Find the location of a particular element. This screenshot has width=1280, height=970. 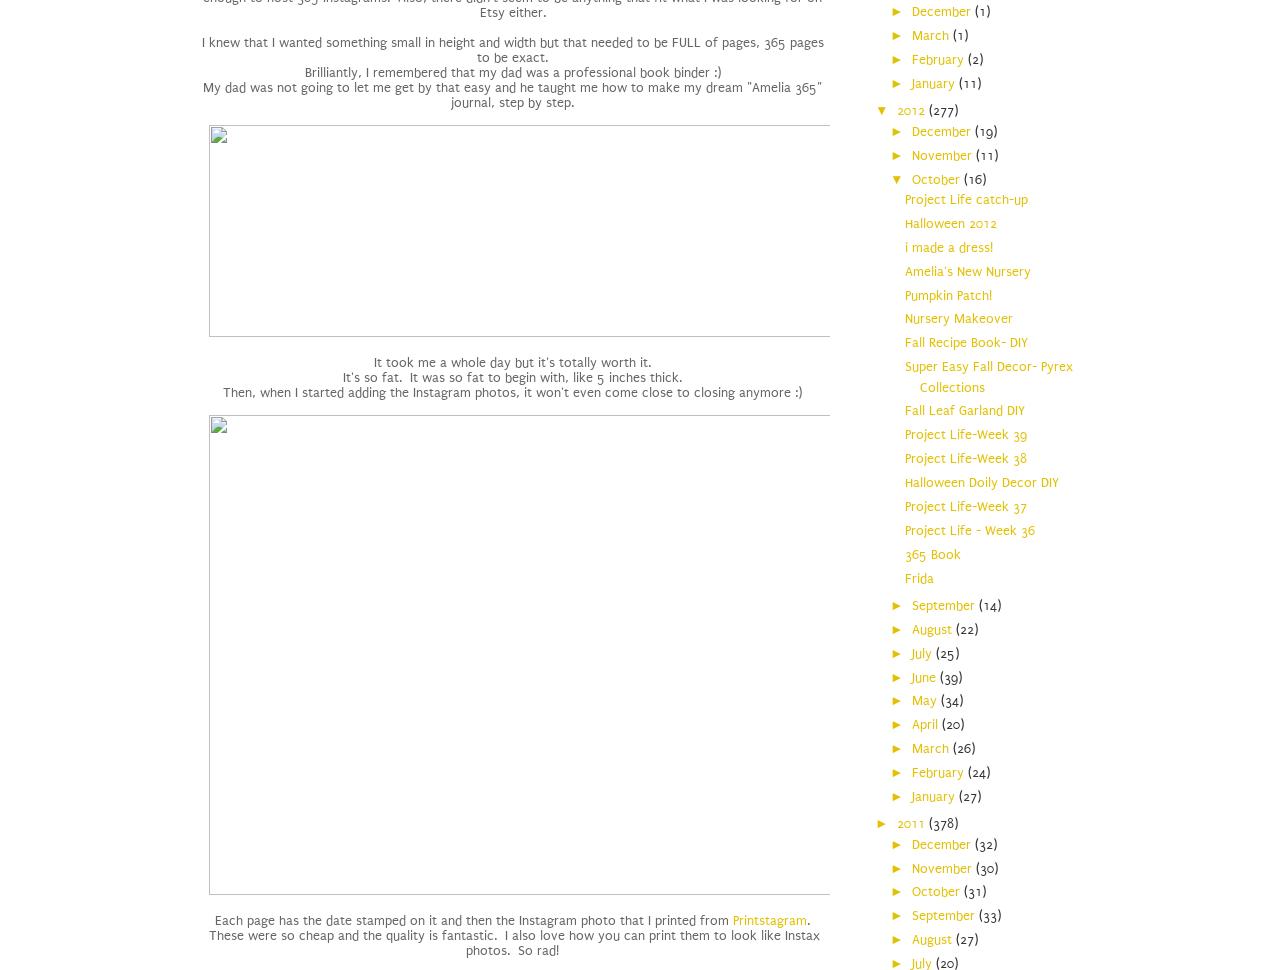

'(33)' is located at coordinates (989, 915).